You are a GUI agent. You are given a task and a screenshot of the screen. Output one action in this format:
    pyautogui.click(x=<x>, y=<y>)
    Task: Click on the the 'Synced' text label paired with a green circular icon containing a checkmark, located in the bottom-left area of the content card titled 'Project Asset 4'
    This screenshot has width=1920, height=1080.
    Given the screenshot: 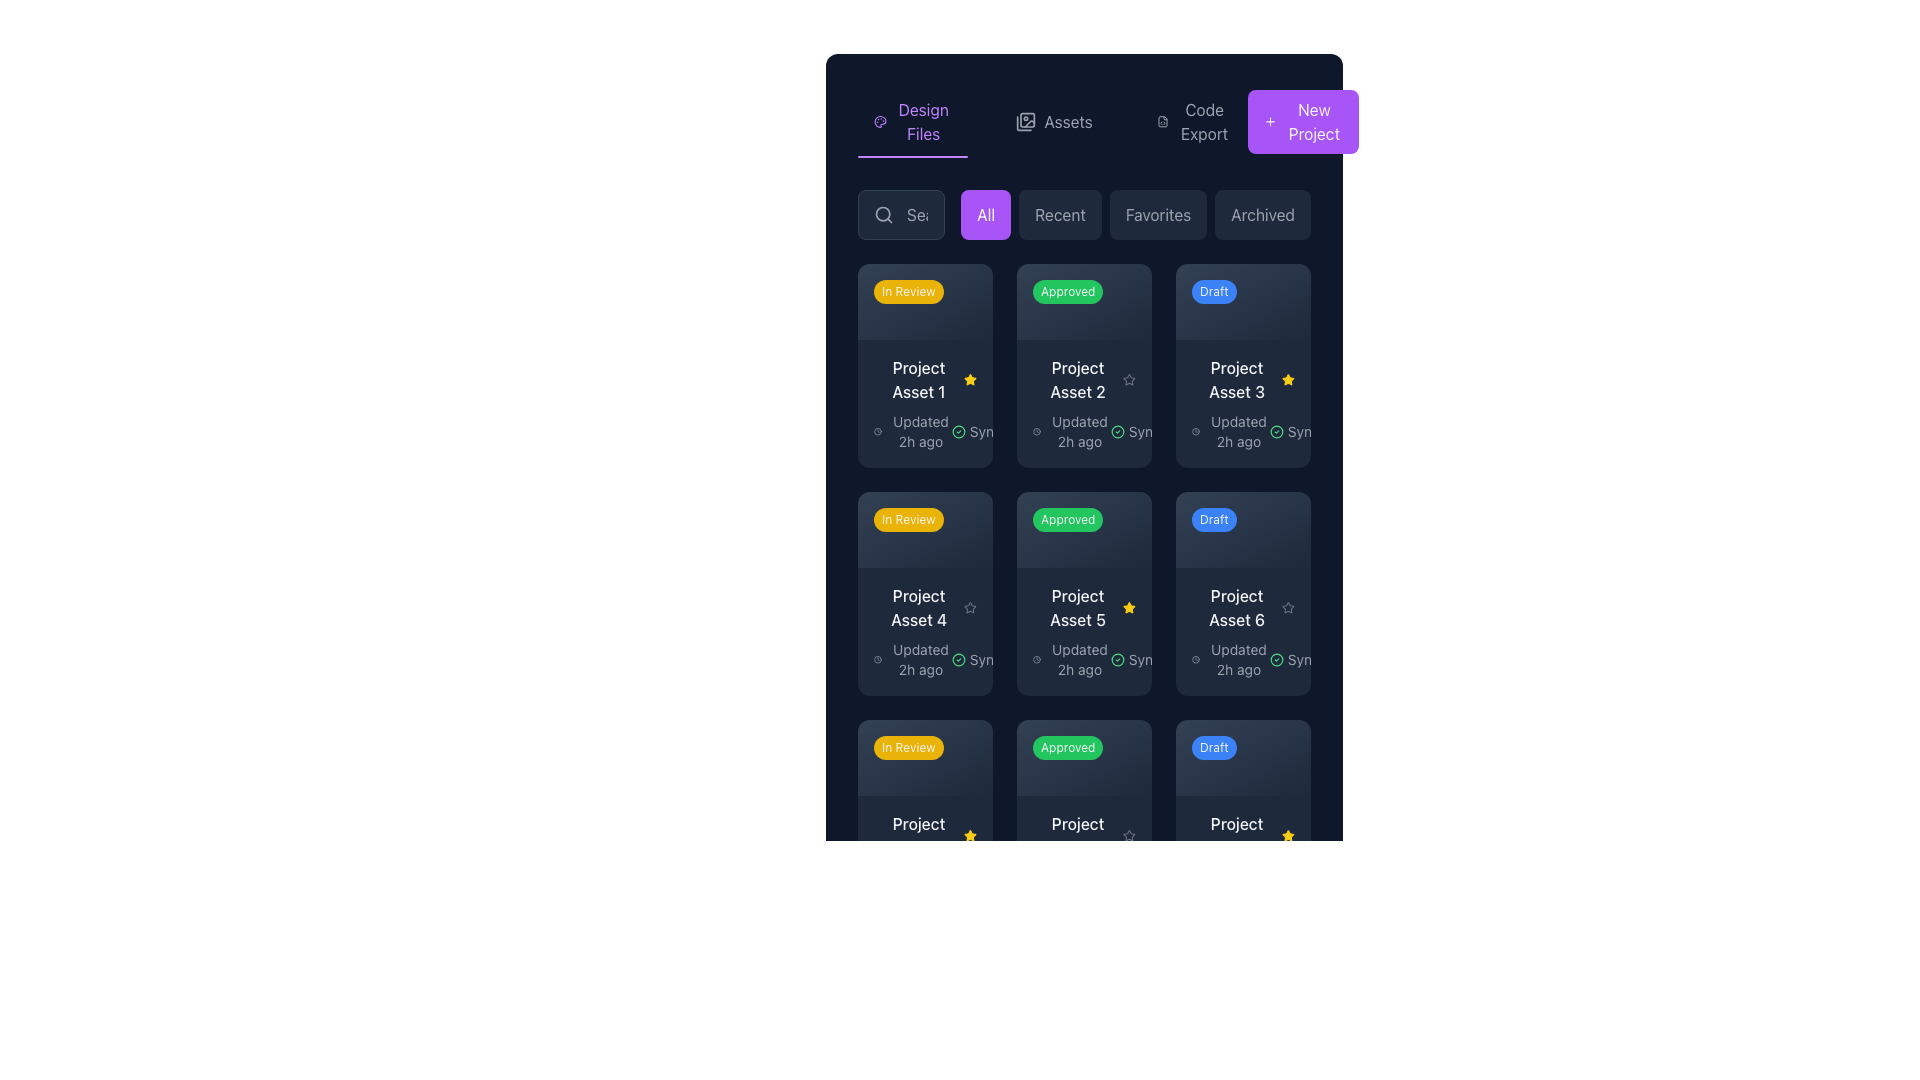 What is the action you would take?
    pyautogui.click(x=984, y=659)
    